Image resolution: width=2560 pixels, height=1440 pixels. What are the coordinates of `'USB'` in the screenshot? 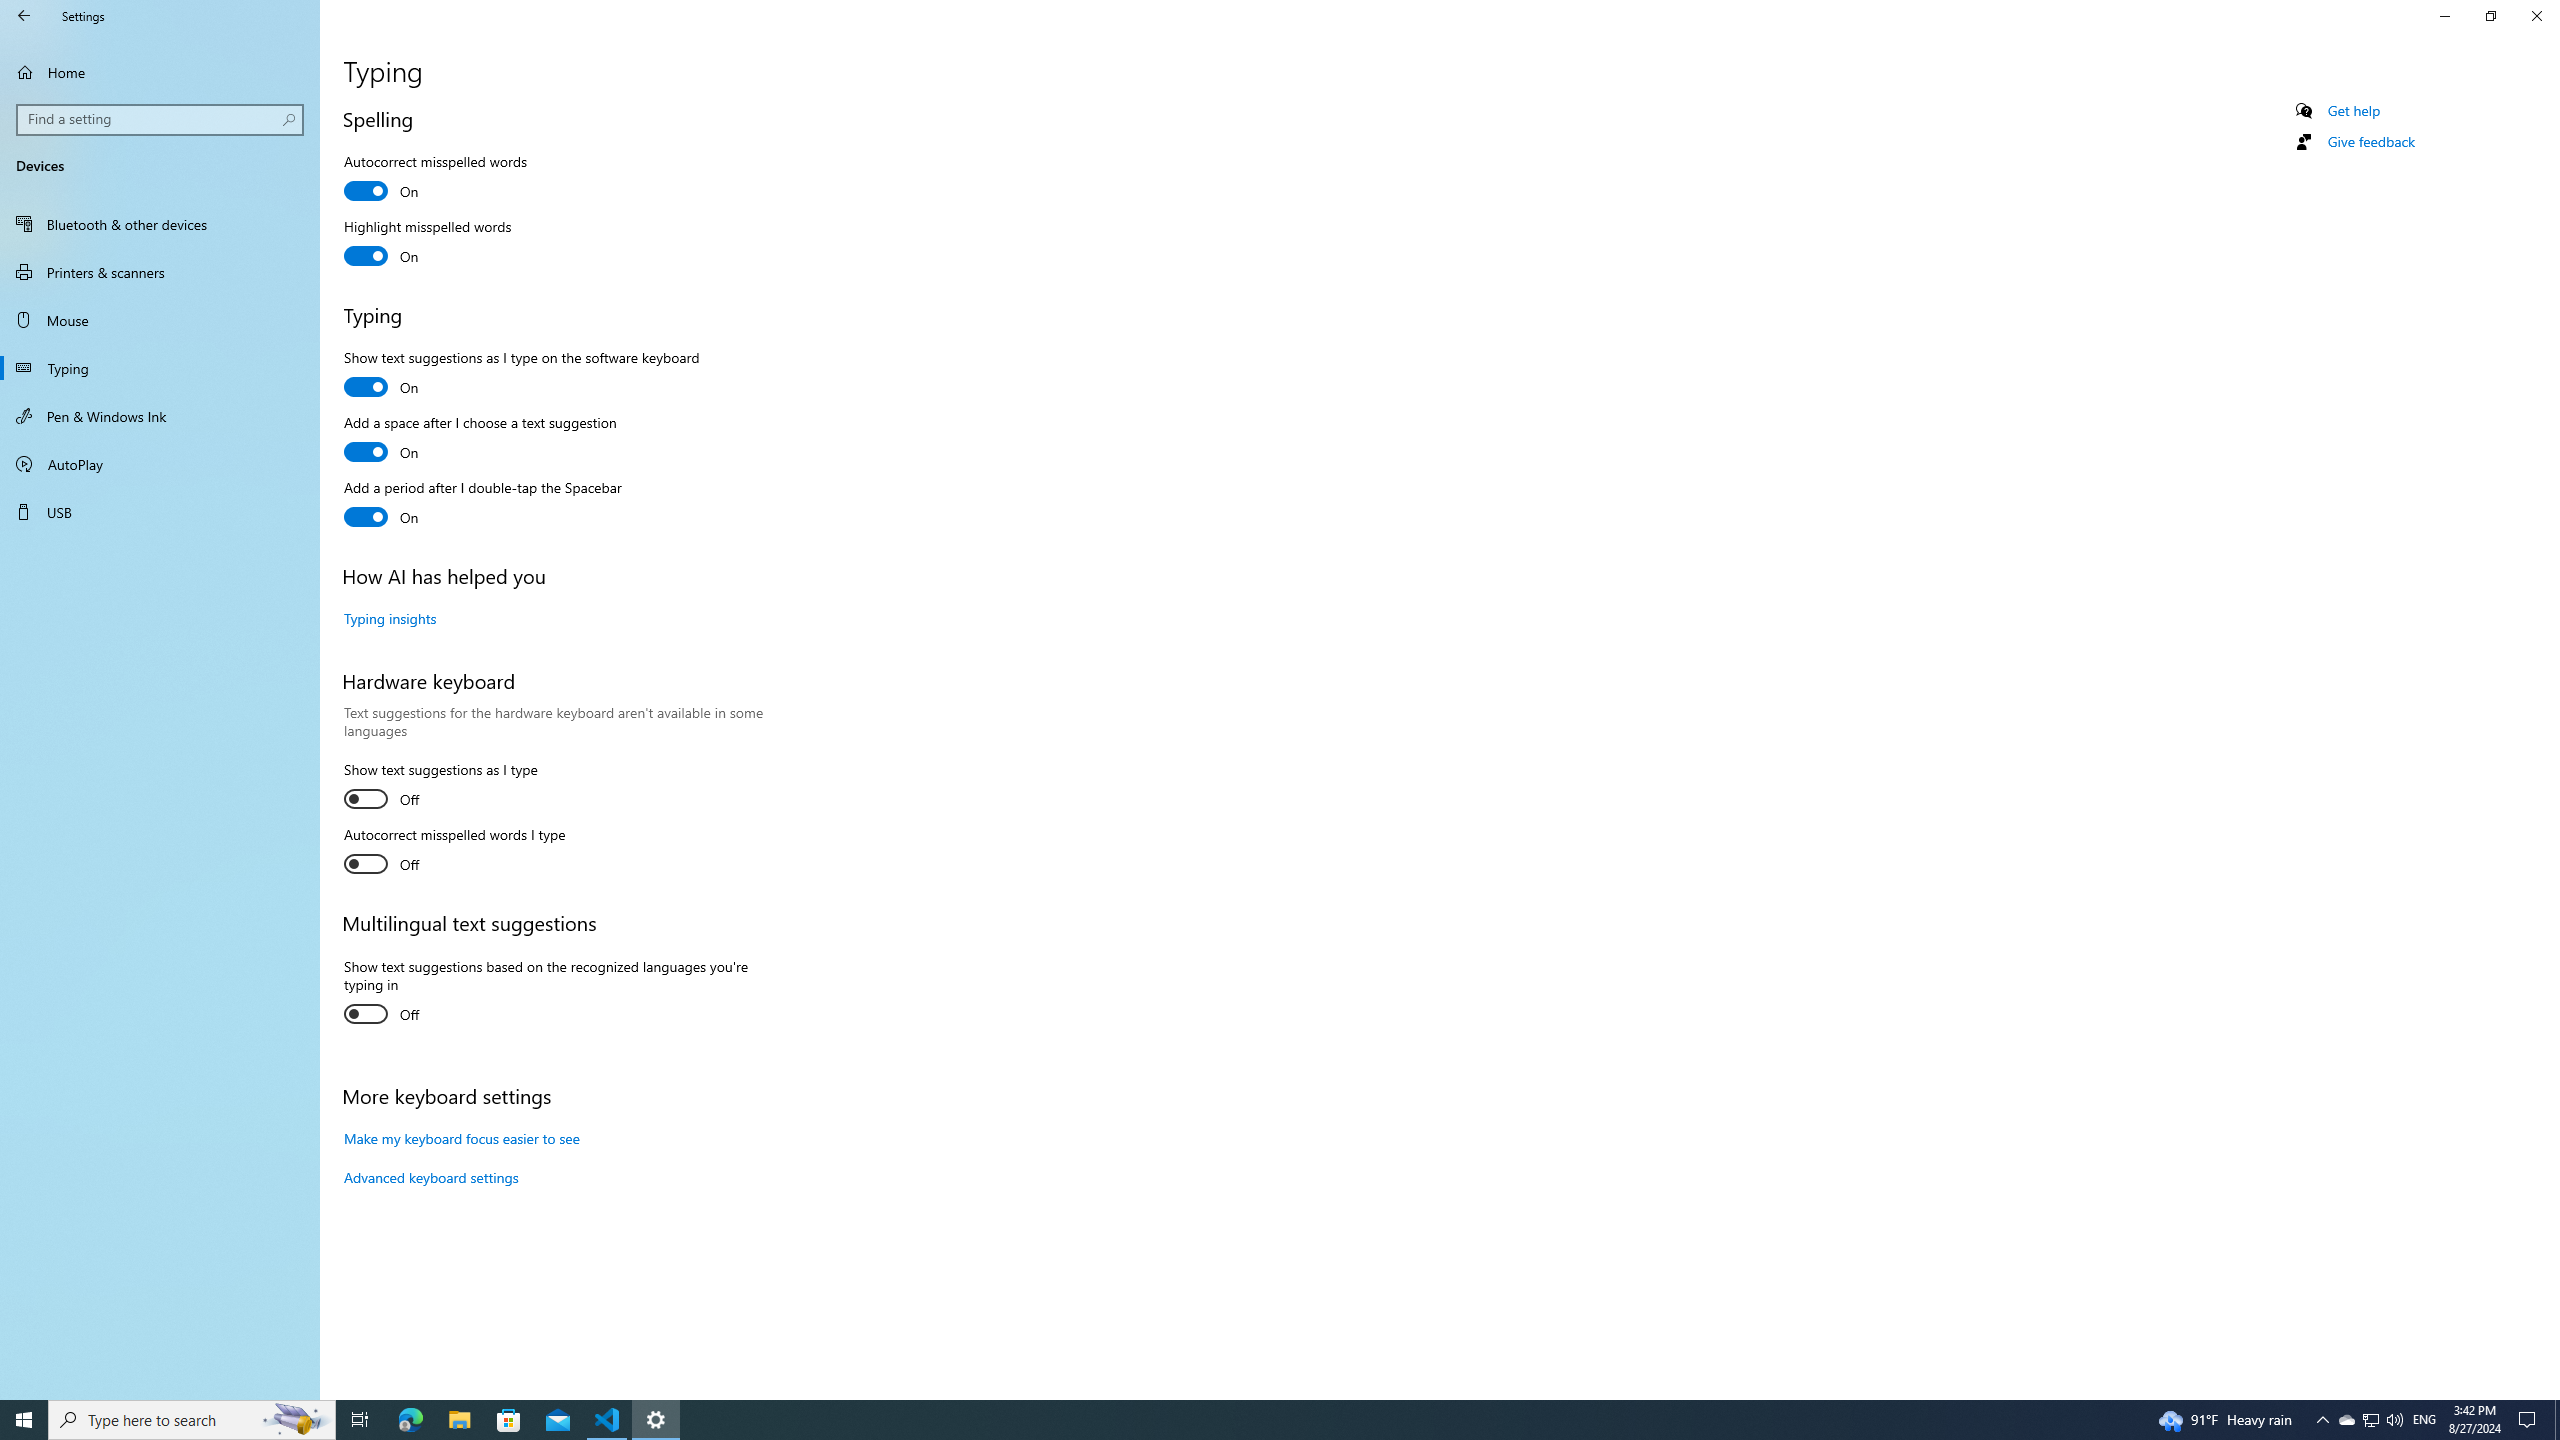 It's located at (159, 510).